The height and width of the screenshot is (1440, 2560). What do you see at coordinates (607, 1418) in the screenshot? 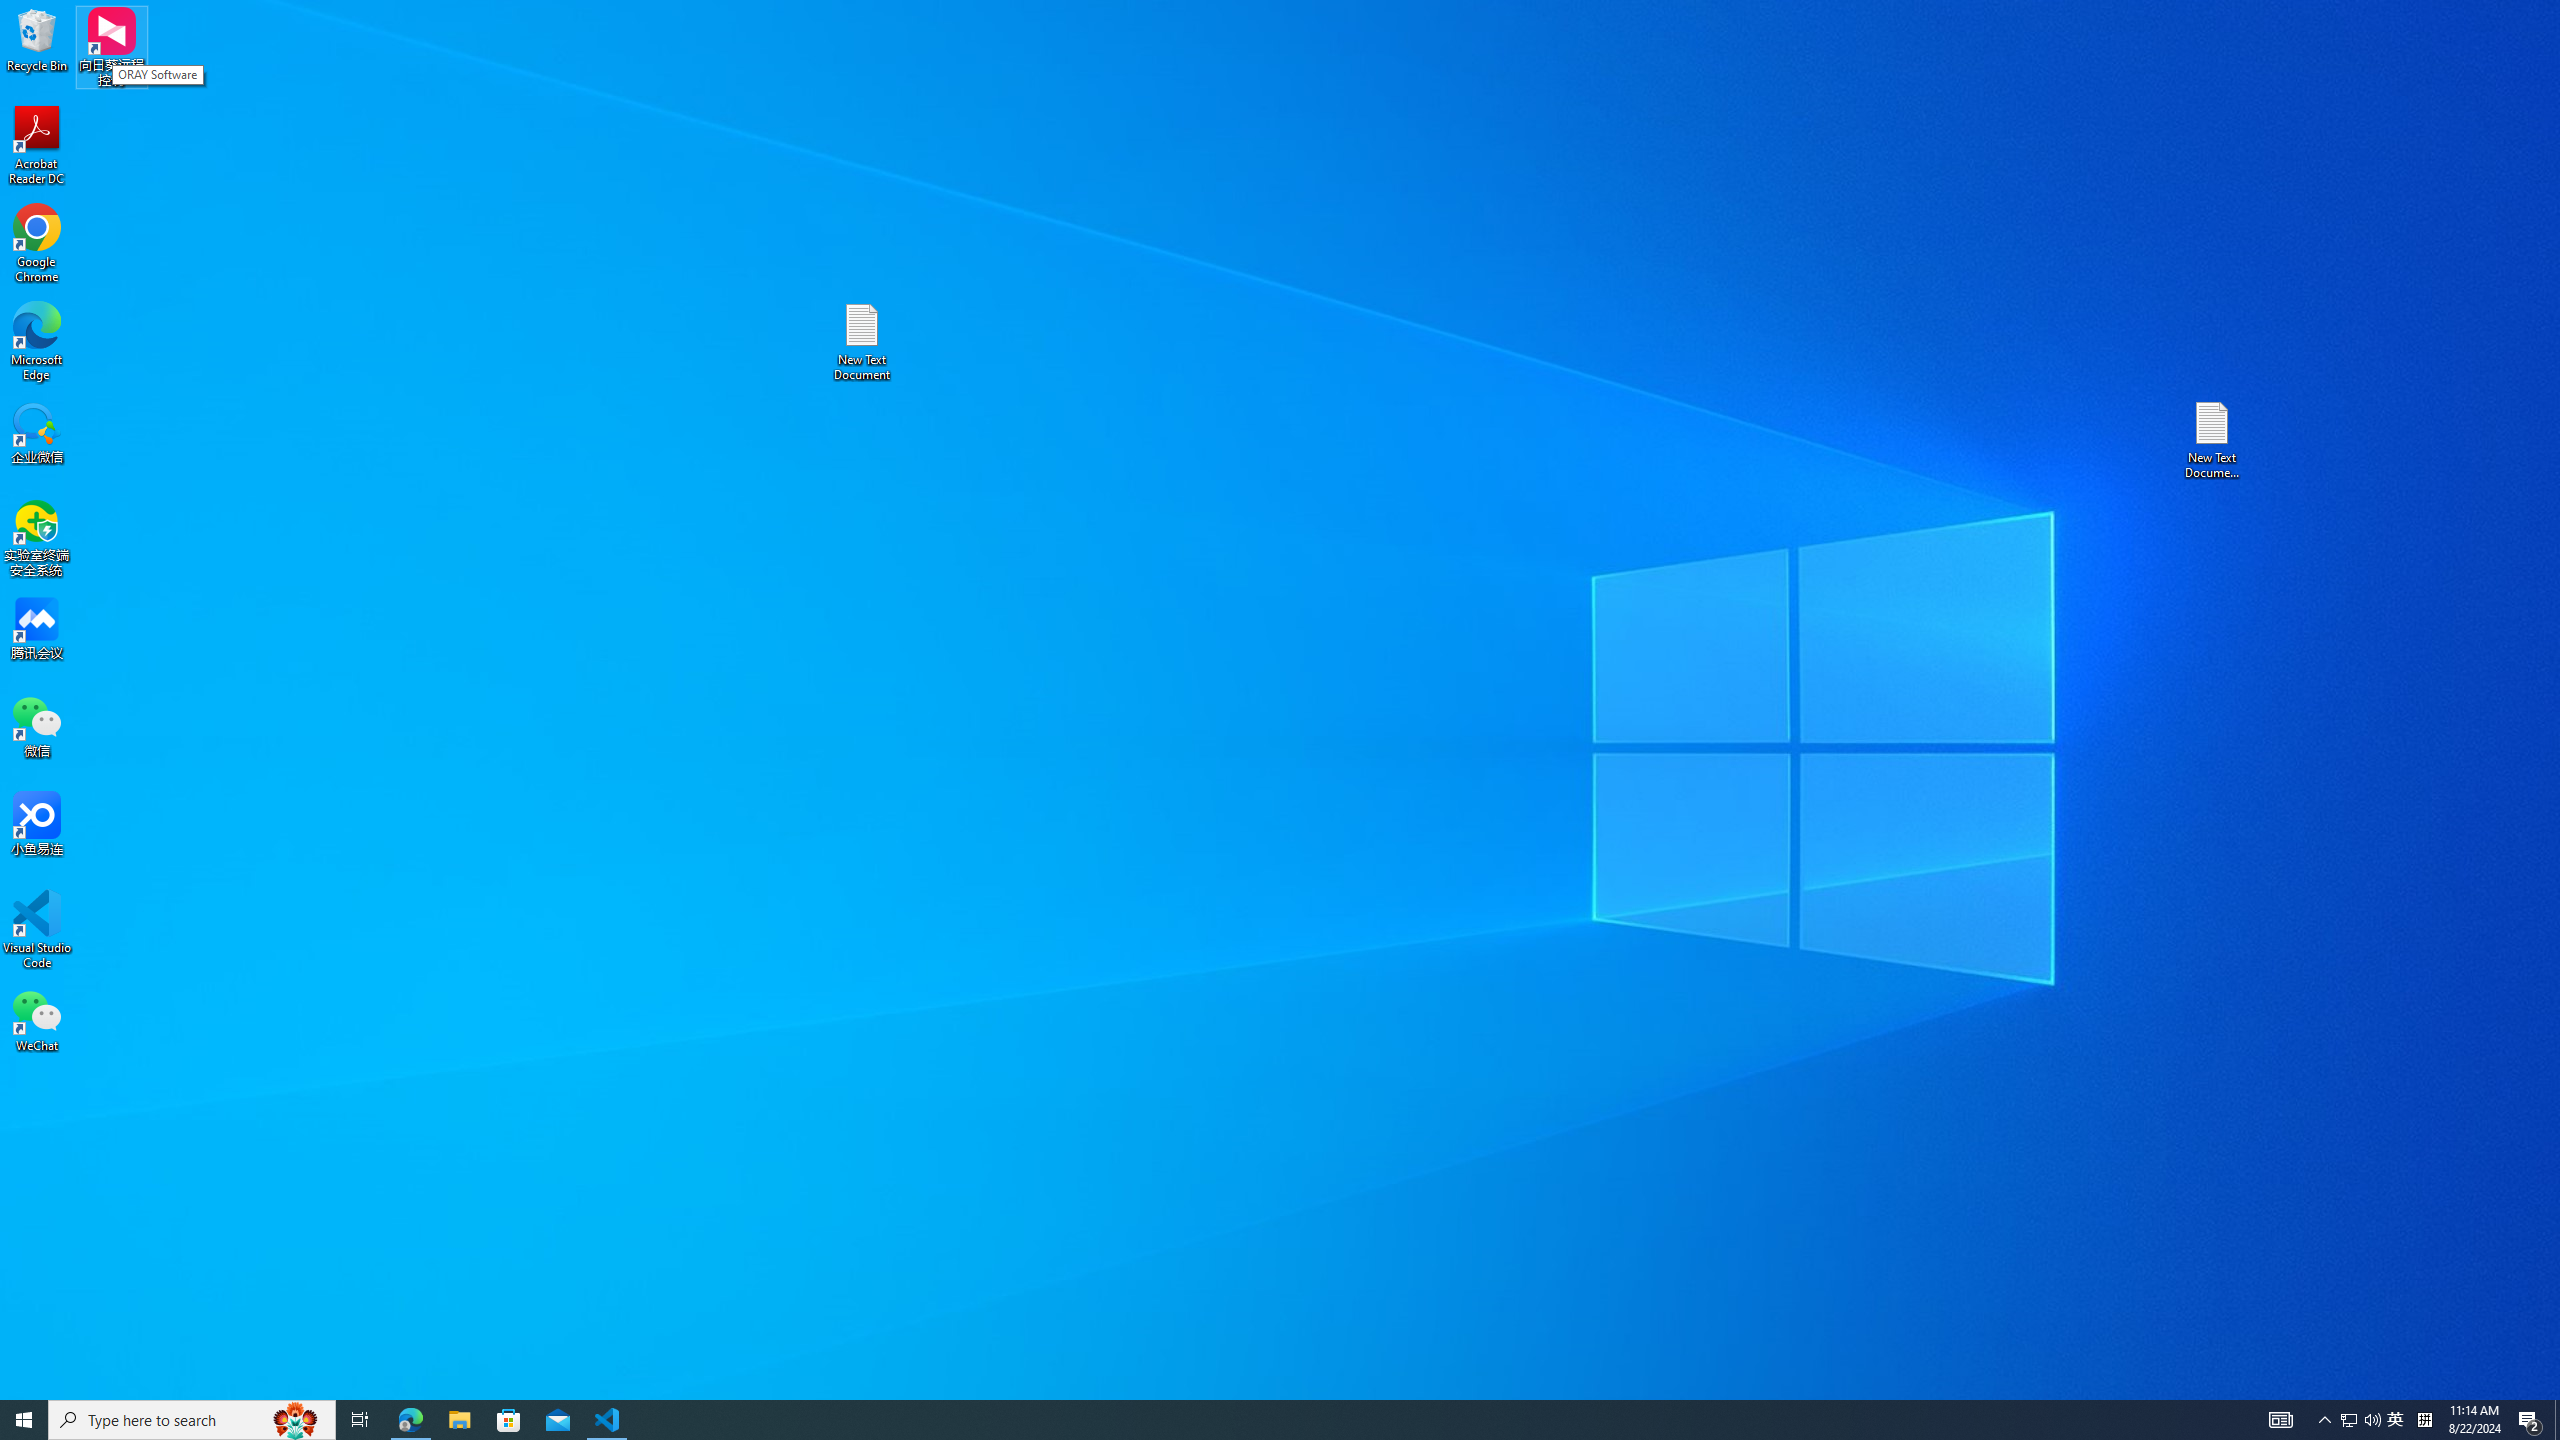
I see `'Visual Studio Code - 1 running window'` at bounding box center [607, 1418].